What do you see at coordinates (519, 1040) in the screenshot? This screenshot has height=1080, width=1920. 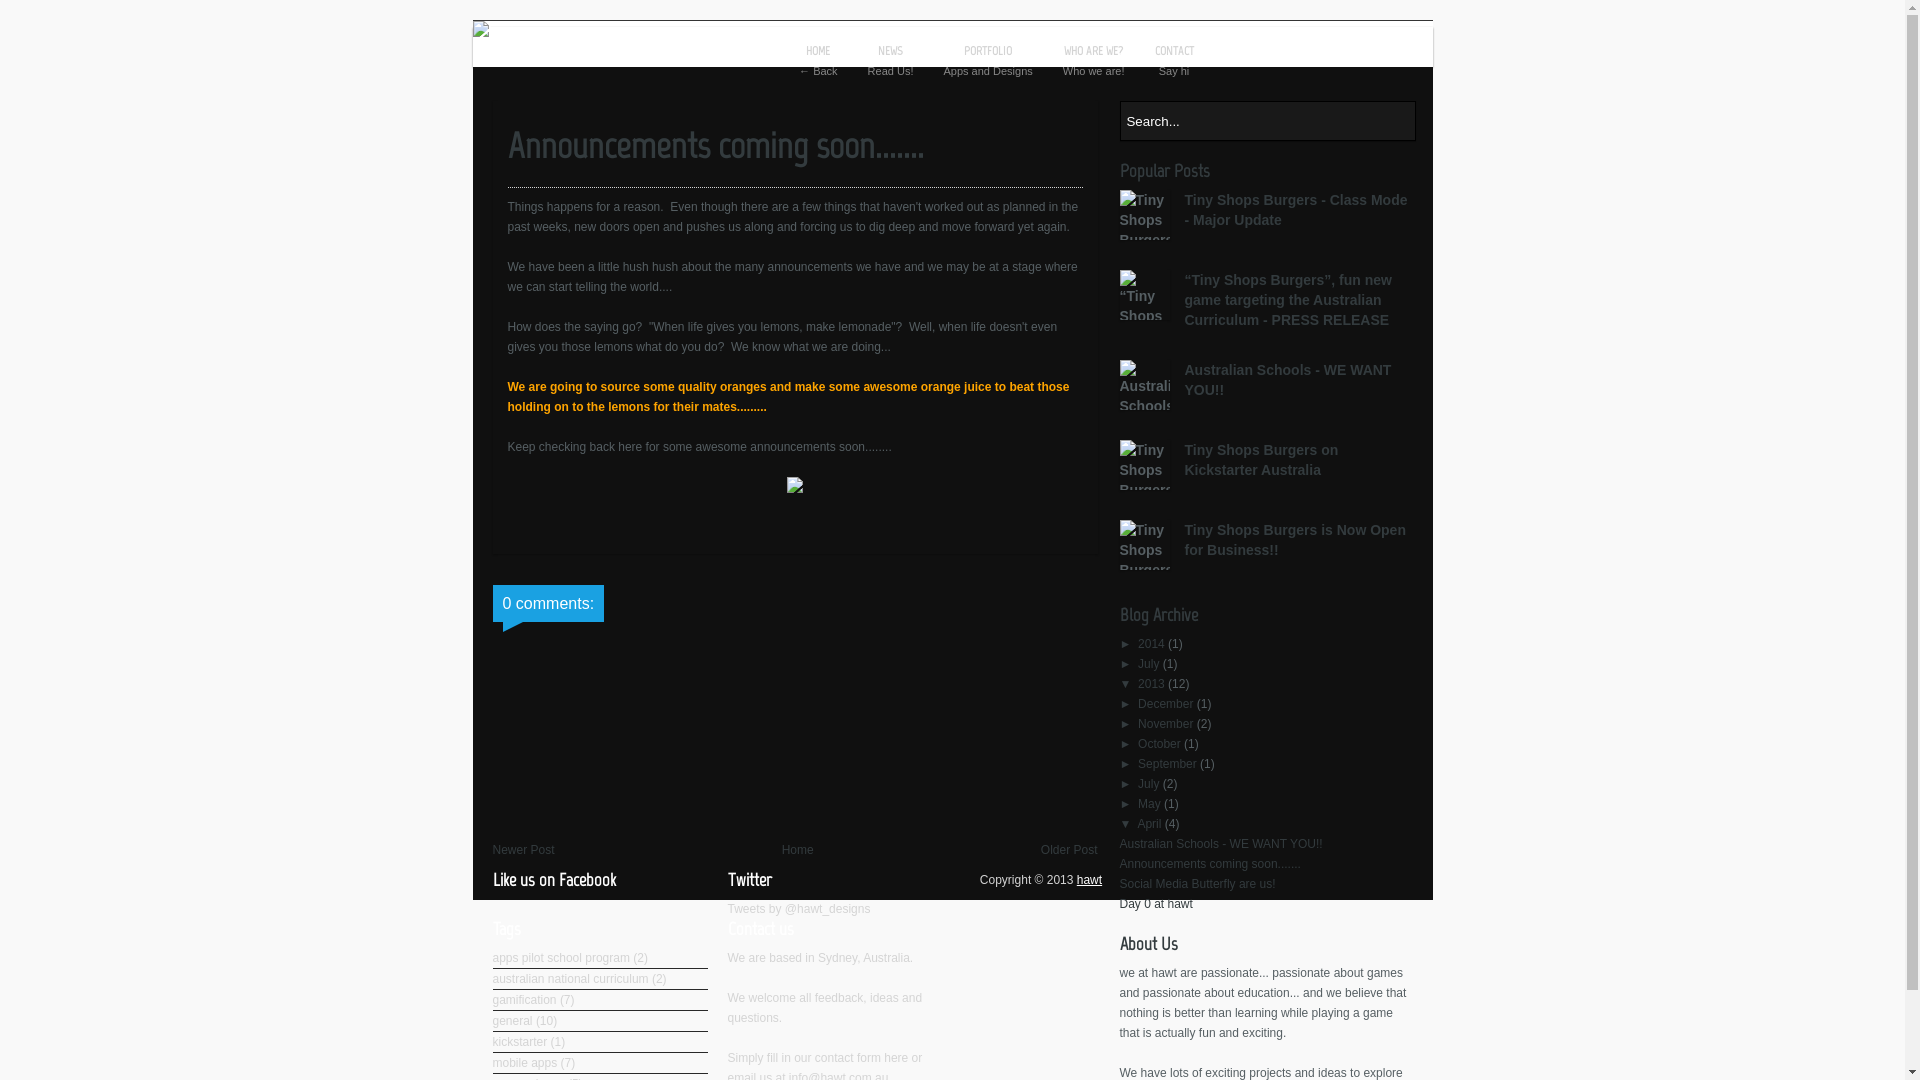 I see `'kickstarter'` at bounding box center [519, 1040].